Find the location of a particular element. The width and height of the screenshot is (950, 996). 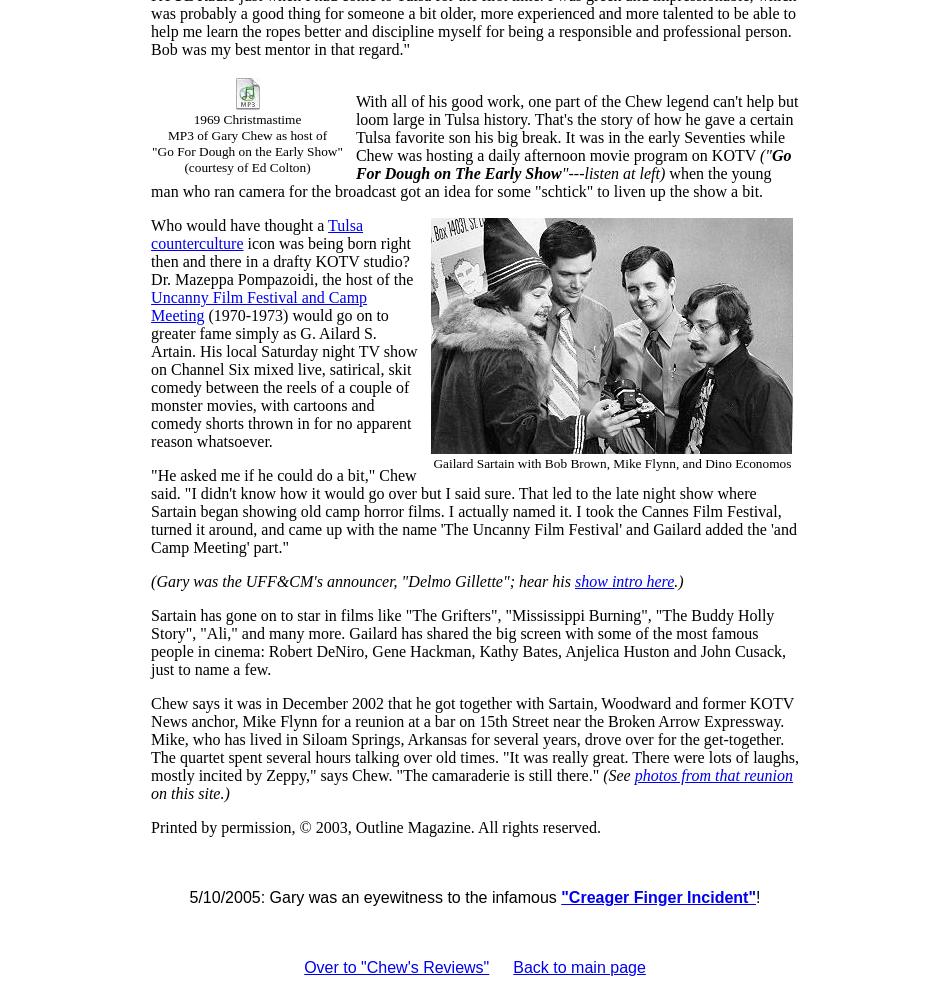

'!' is located at coordinates (757, 896).